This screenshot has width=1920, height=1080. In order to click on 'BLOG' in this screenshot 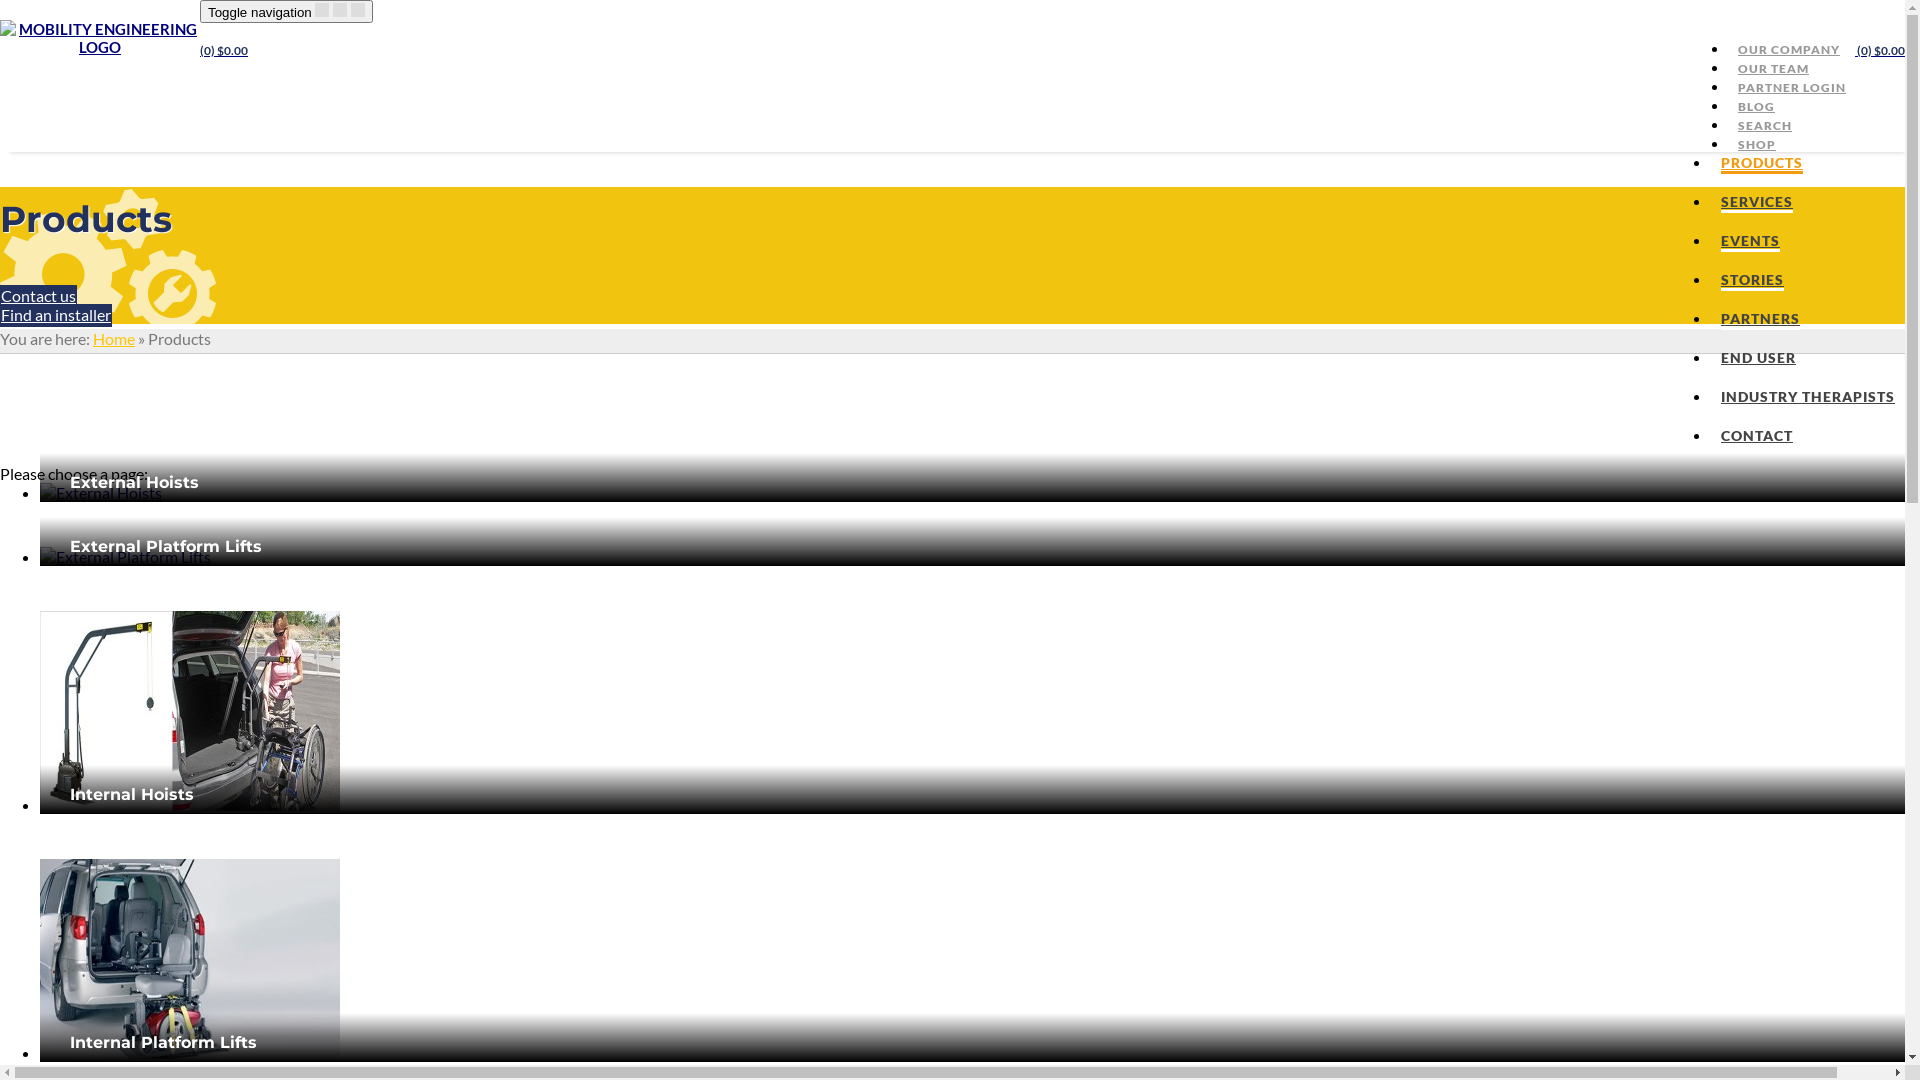, I will do `click(1727, 106)`.